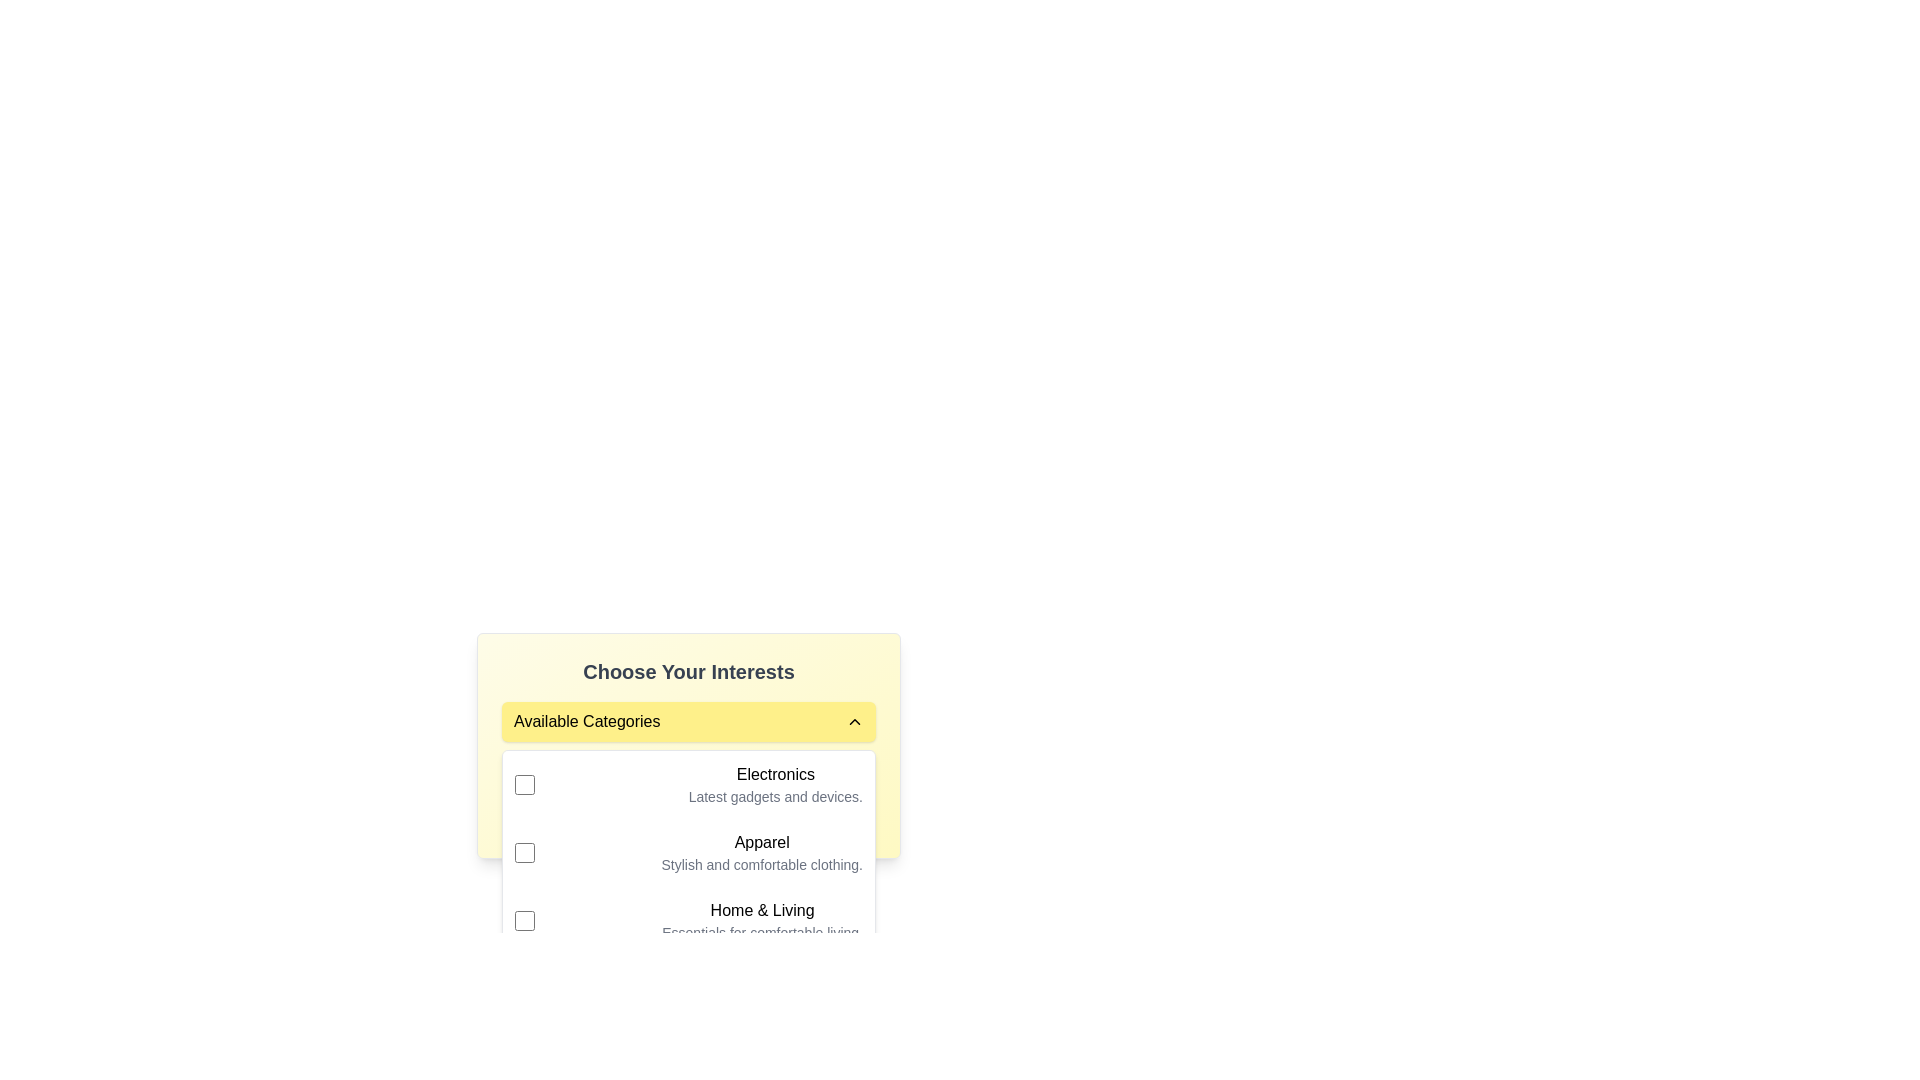  I want to click on the 'Apparel' category text label located in the 'Choose Your Interests' section, which is the second item in the list, so click(761, 852).